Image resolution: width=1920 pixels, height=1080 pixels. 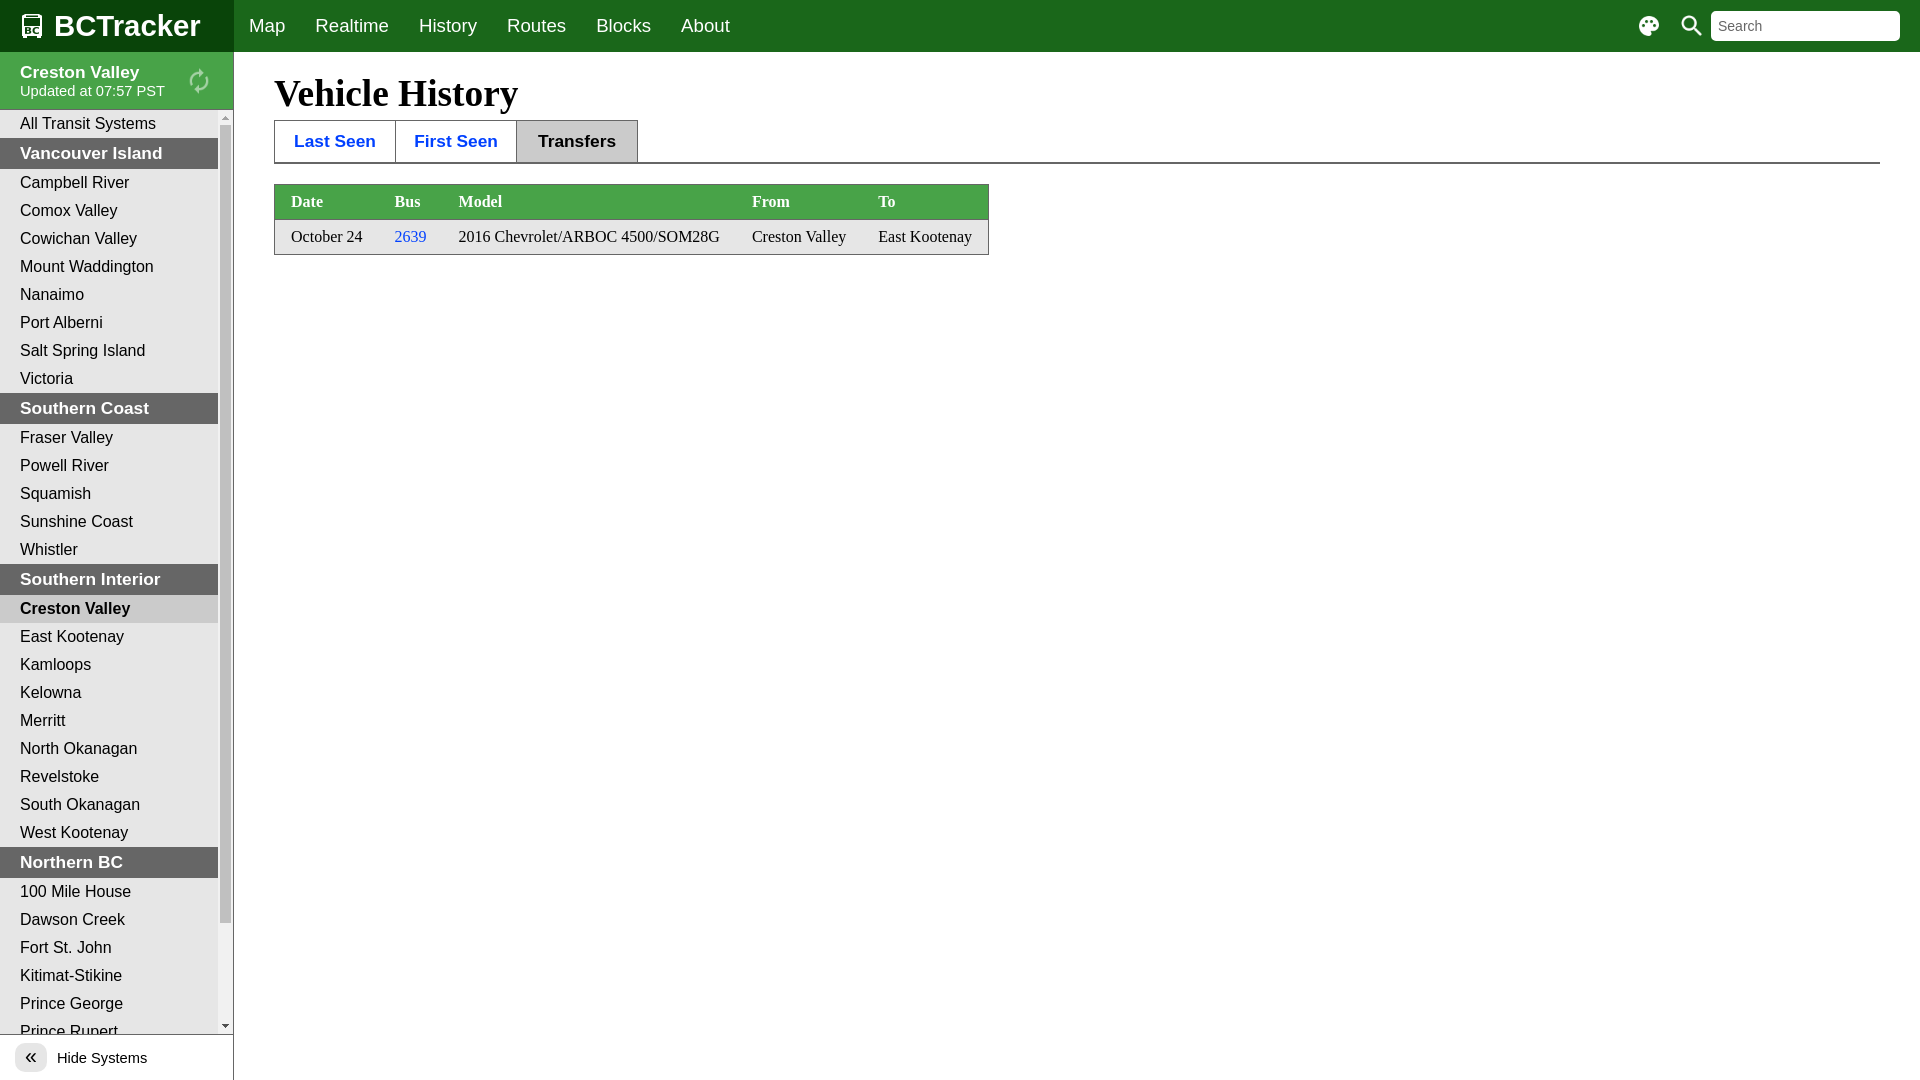 I want to click on '100 Mile House', so click(x=108, y=890).